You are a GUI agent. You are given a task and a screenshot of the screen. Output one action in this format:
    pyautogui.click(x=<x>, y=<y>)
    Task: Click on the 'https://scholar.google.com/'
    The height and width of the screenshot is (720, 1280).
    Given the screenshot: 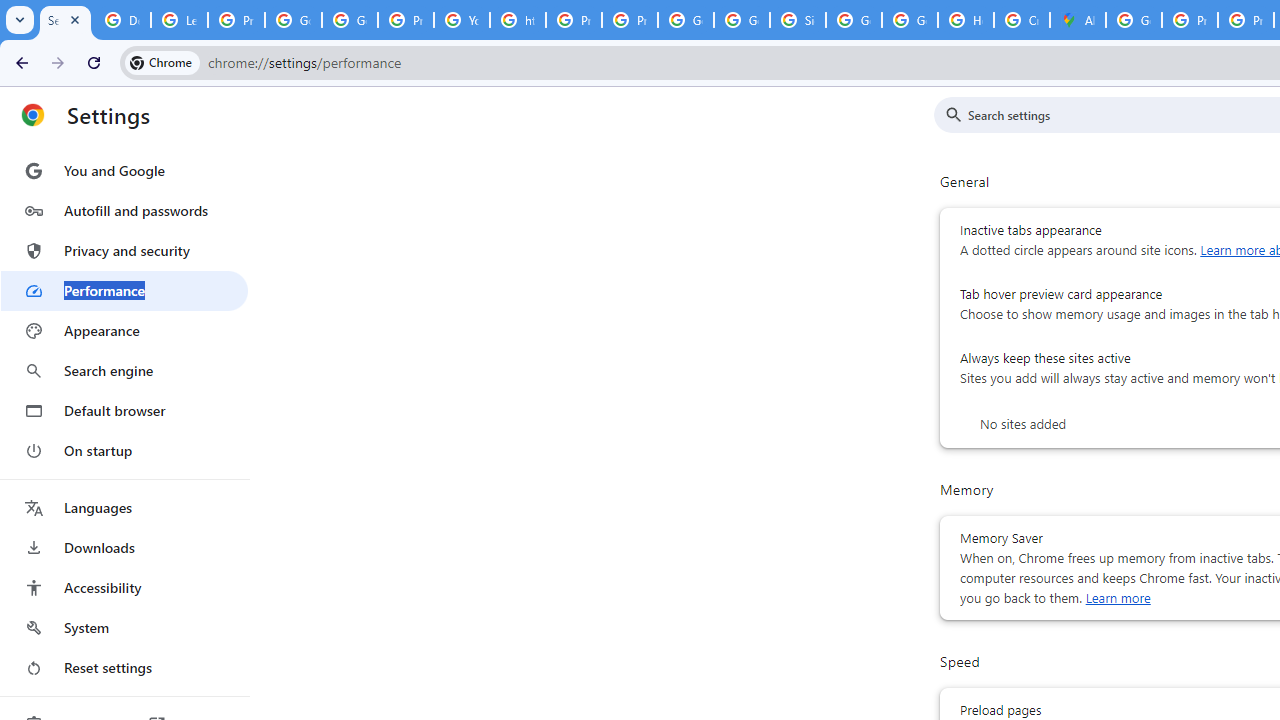 What is the action you would take?
    pyautogui.click(x=518, y=20)
    